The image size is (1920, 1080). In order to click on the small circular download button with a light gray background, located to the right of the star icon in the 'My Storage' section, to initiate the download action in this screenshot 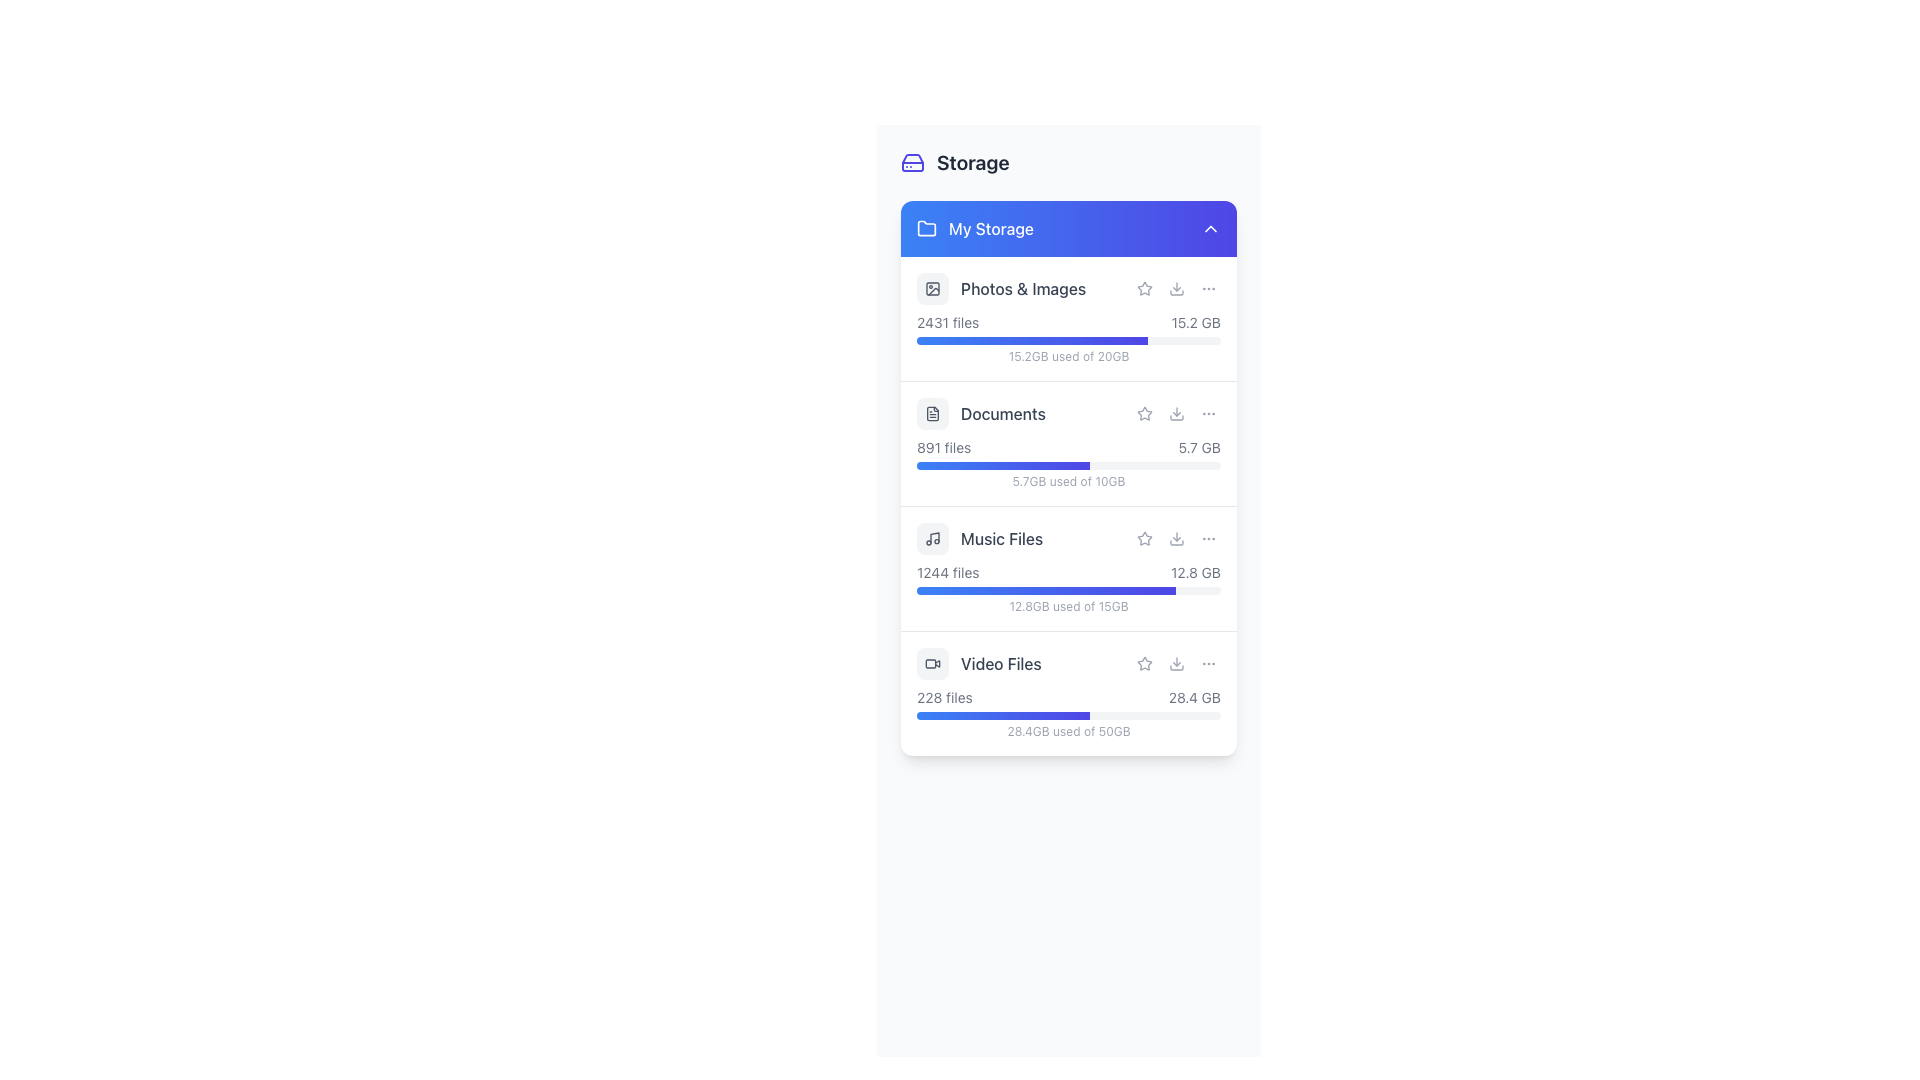, I will do `click(1176, 412)`.